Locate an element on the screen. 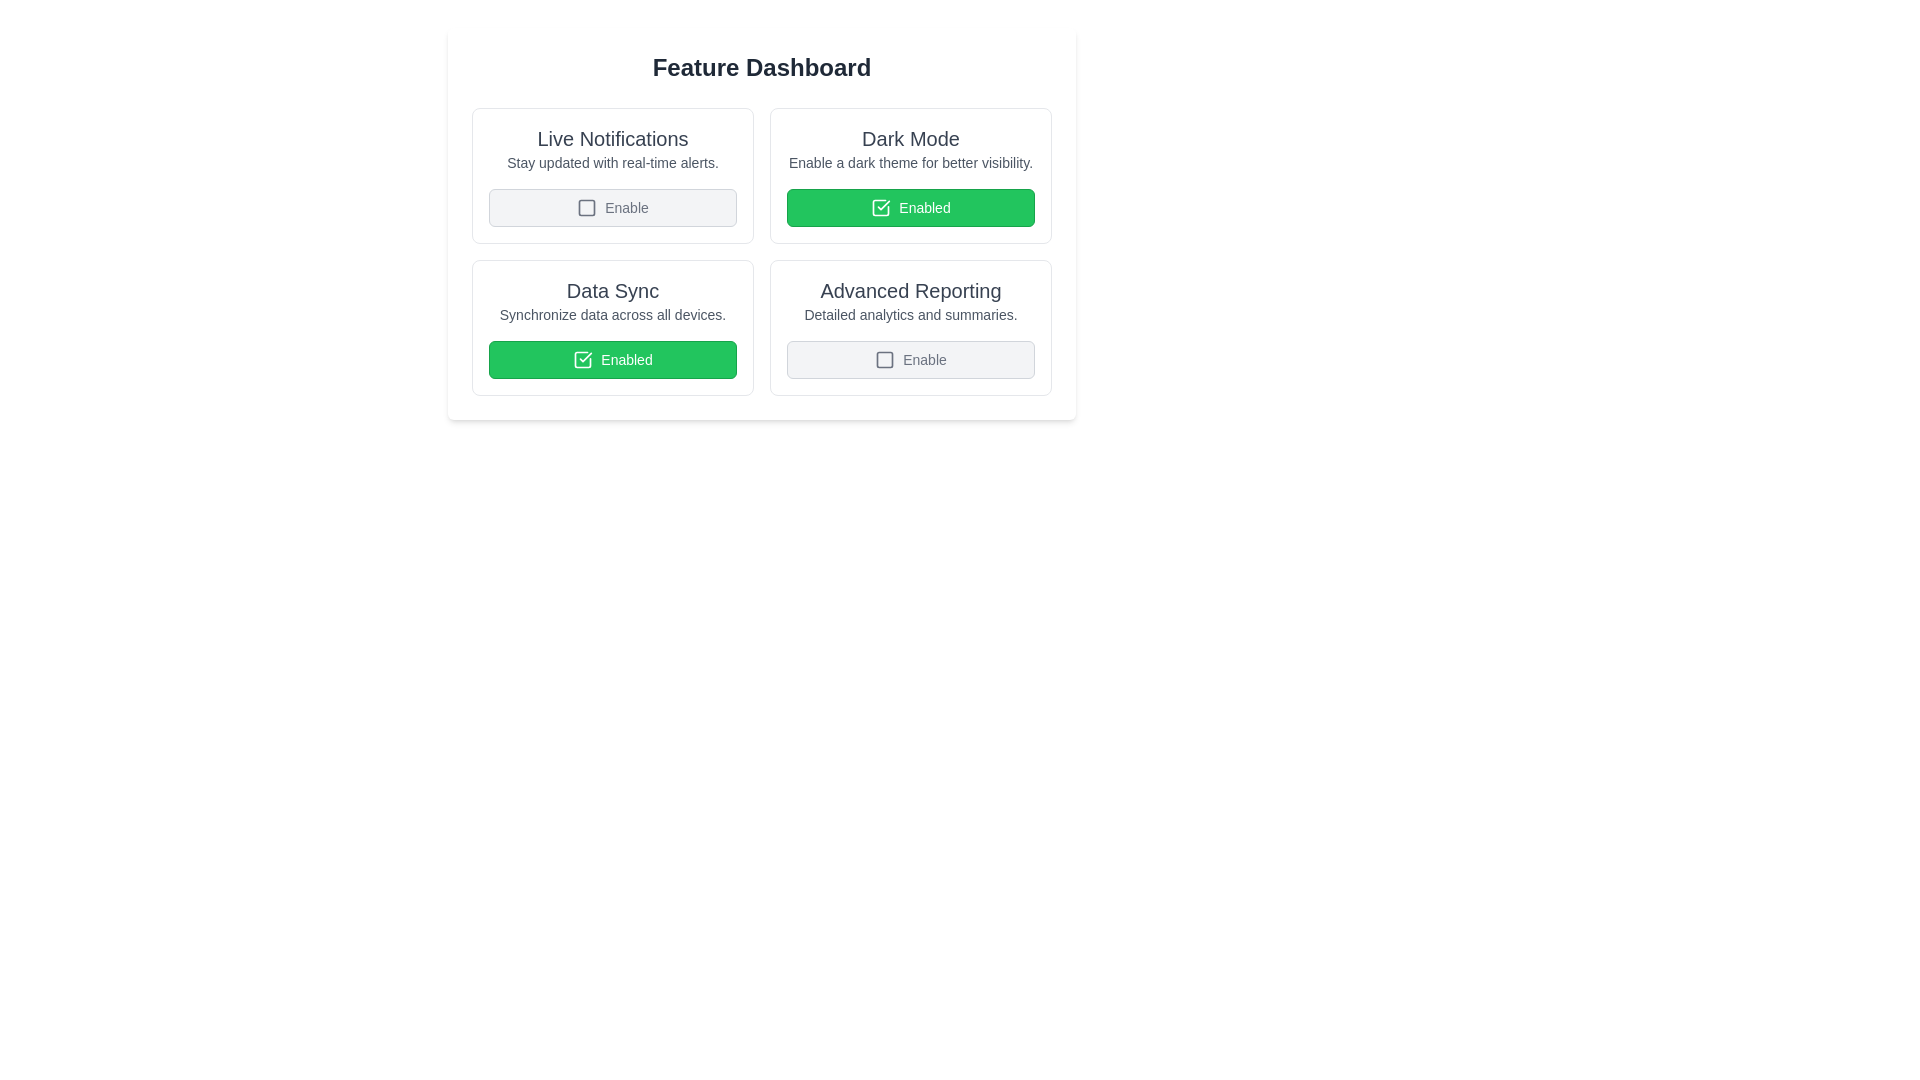 This screenshot has width=1920, height=1080. the Text Label that features a heading reading 'Advanced Reporting' with a bold appearance and a smaller description saying 'Detailed analytics and summaries', located in the bottom-right section of the interface under the Feature Dashboard heading is located at coordinates (910, 300).